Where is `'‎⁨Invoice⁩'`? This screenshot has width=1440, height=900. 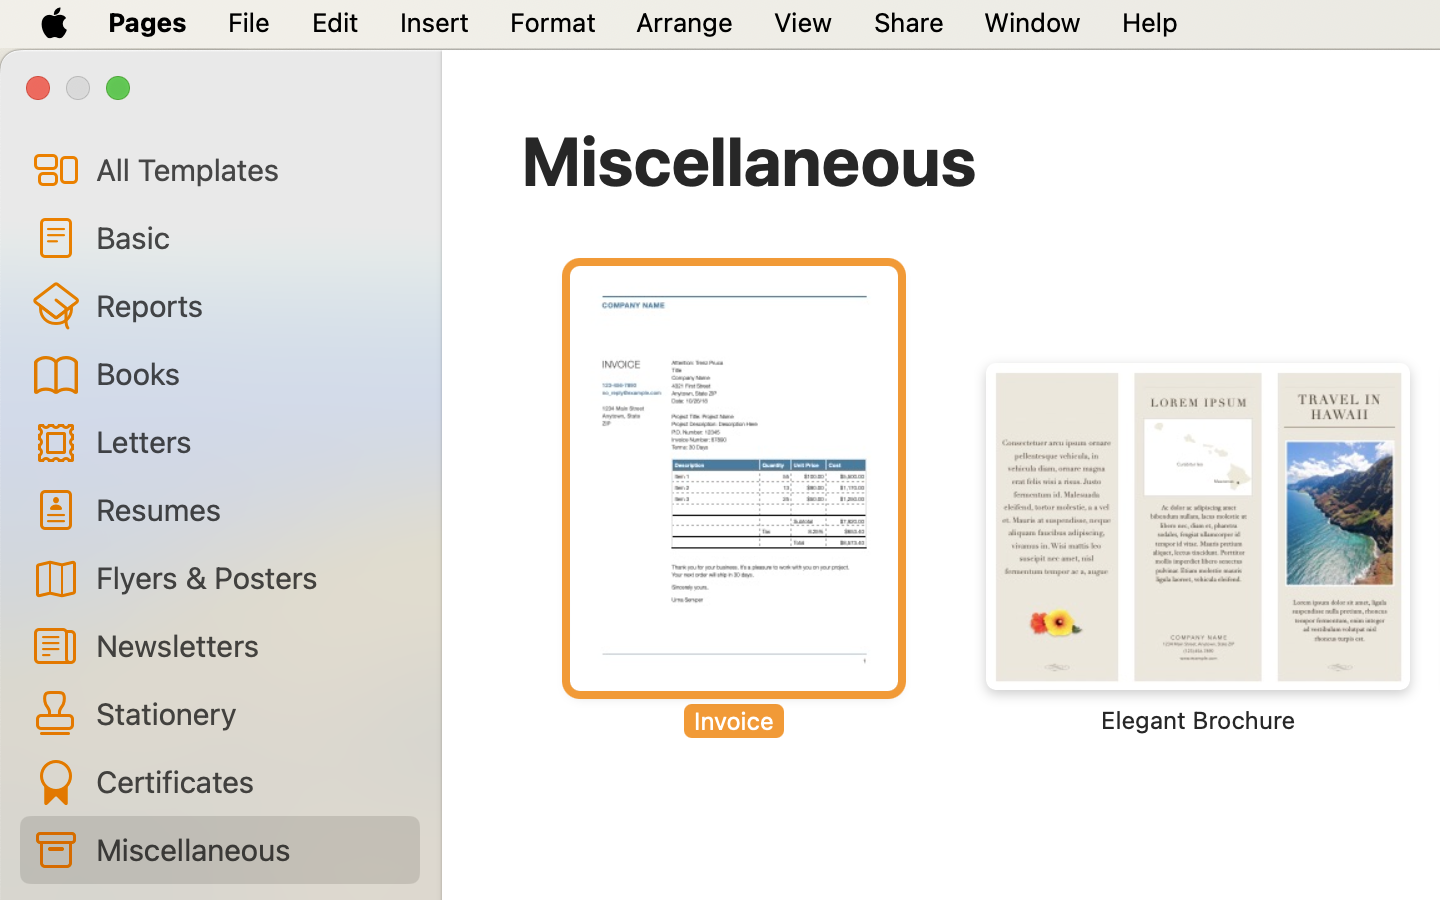 '‎⁨Invoice⁩' is located at coordinates (732, 500).